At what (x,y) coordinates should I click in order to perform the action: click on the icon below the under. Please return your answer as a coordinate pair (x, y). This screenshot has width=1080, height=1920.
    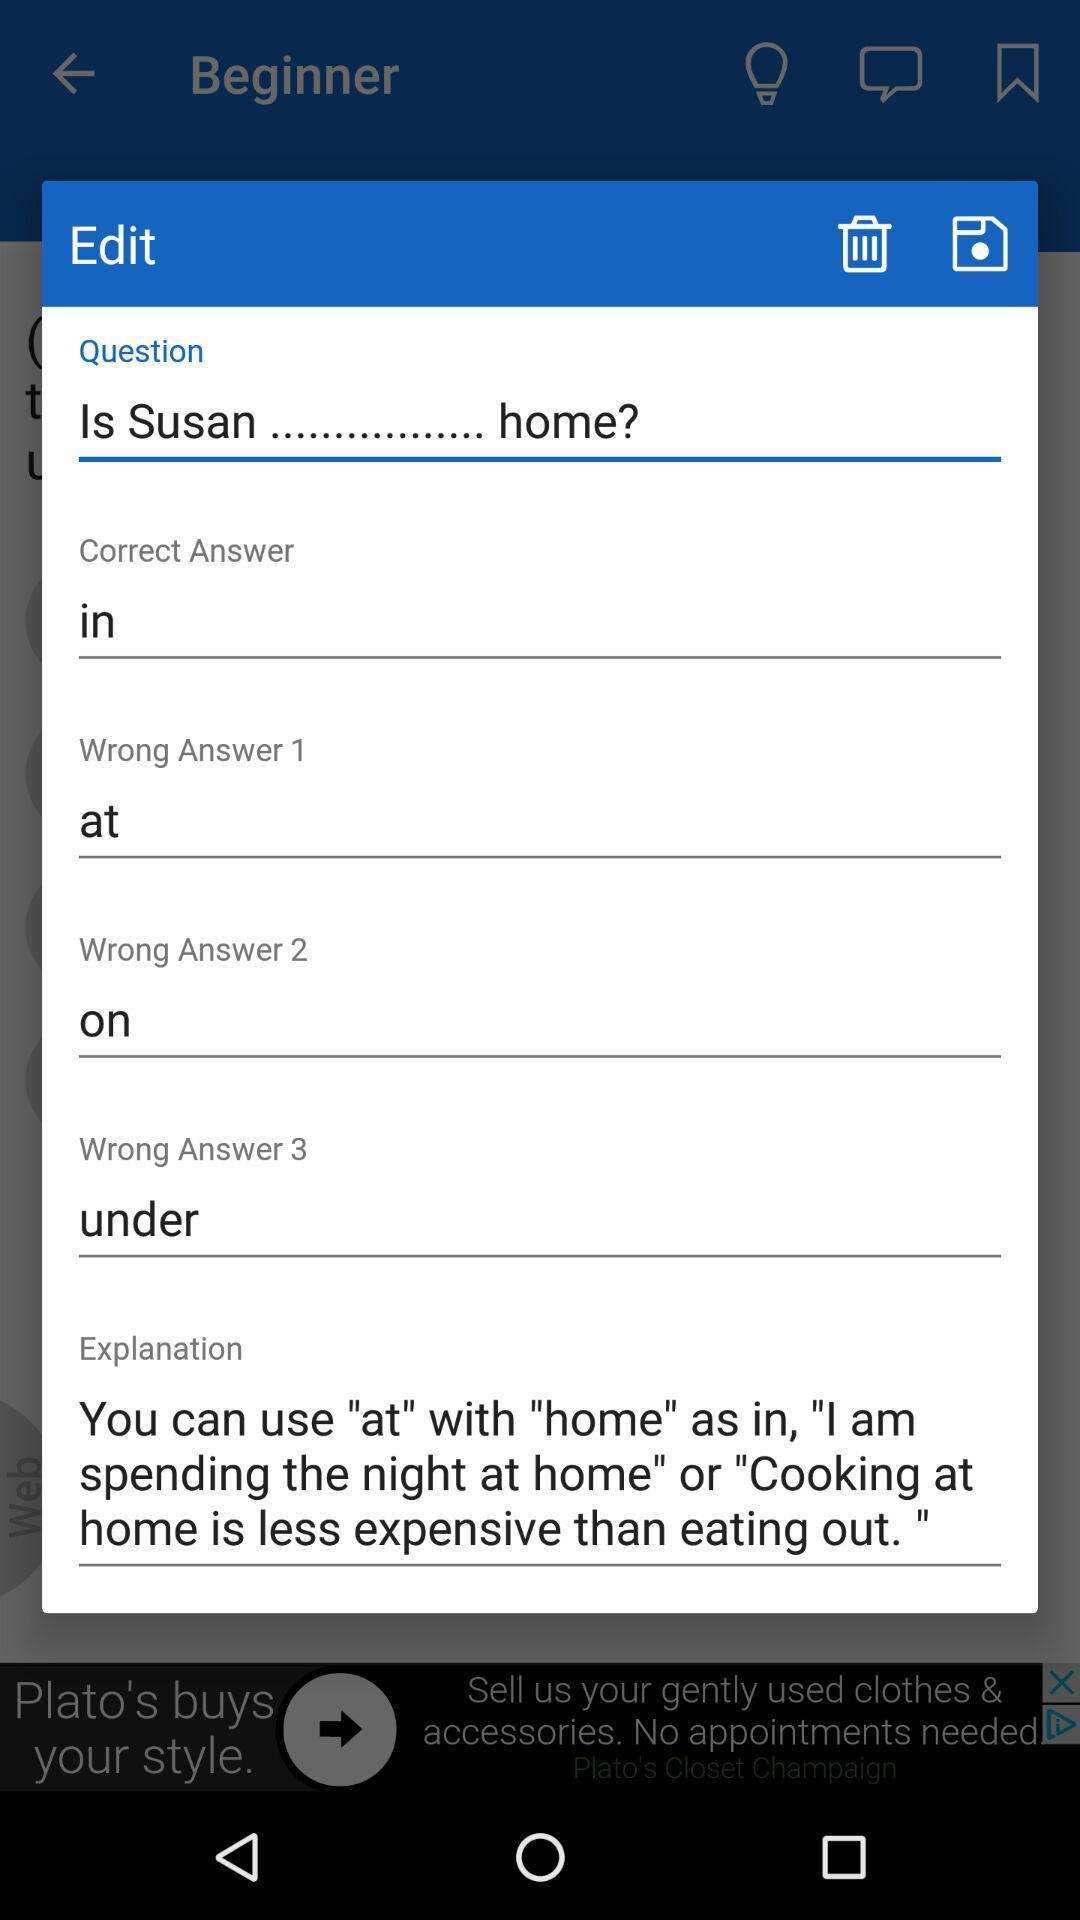
    Looking at the image, I should click on (540, 1473).